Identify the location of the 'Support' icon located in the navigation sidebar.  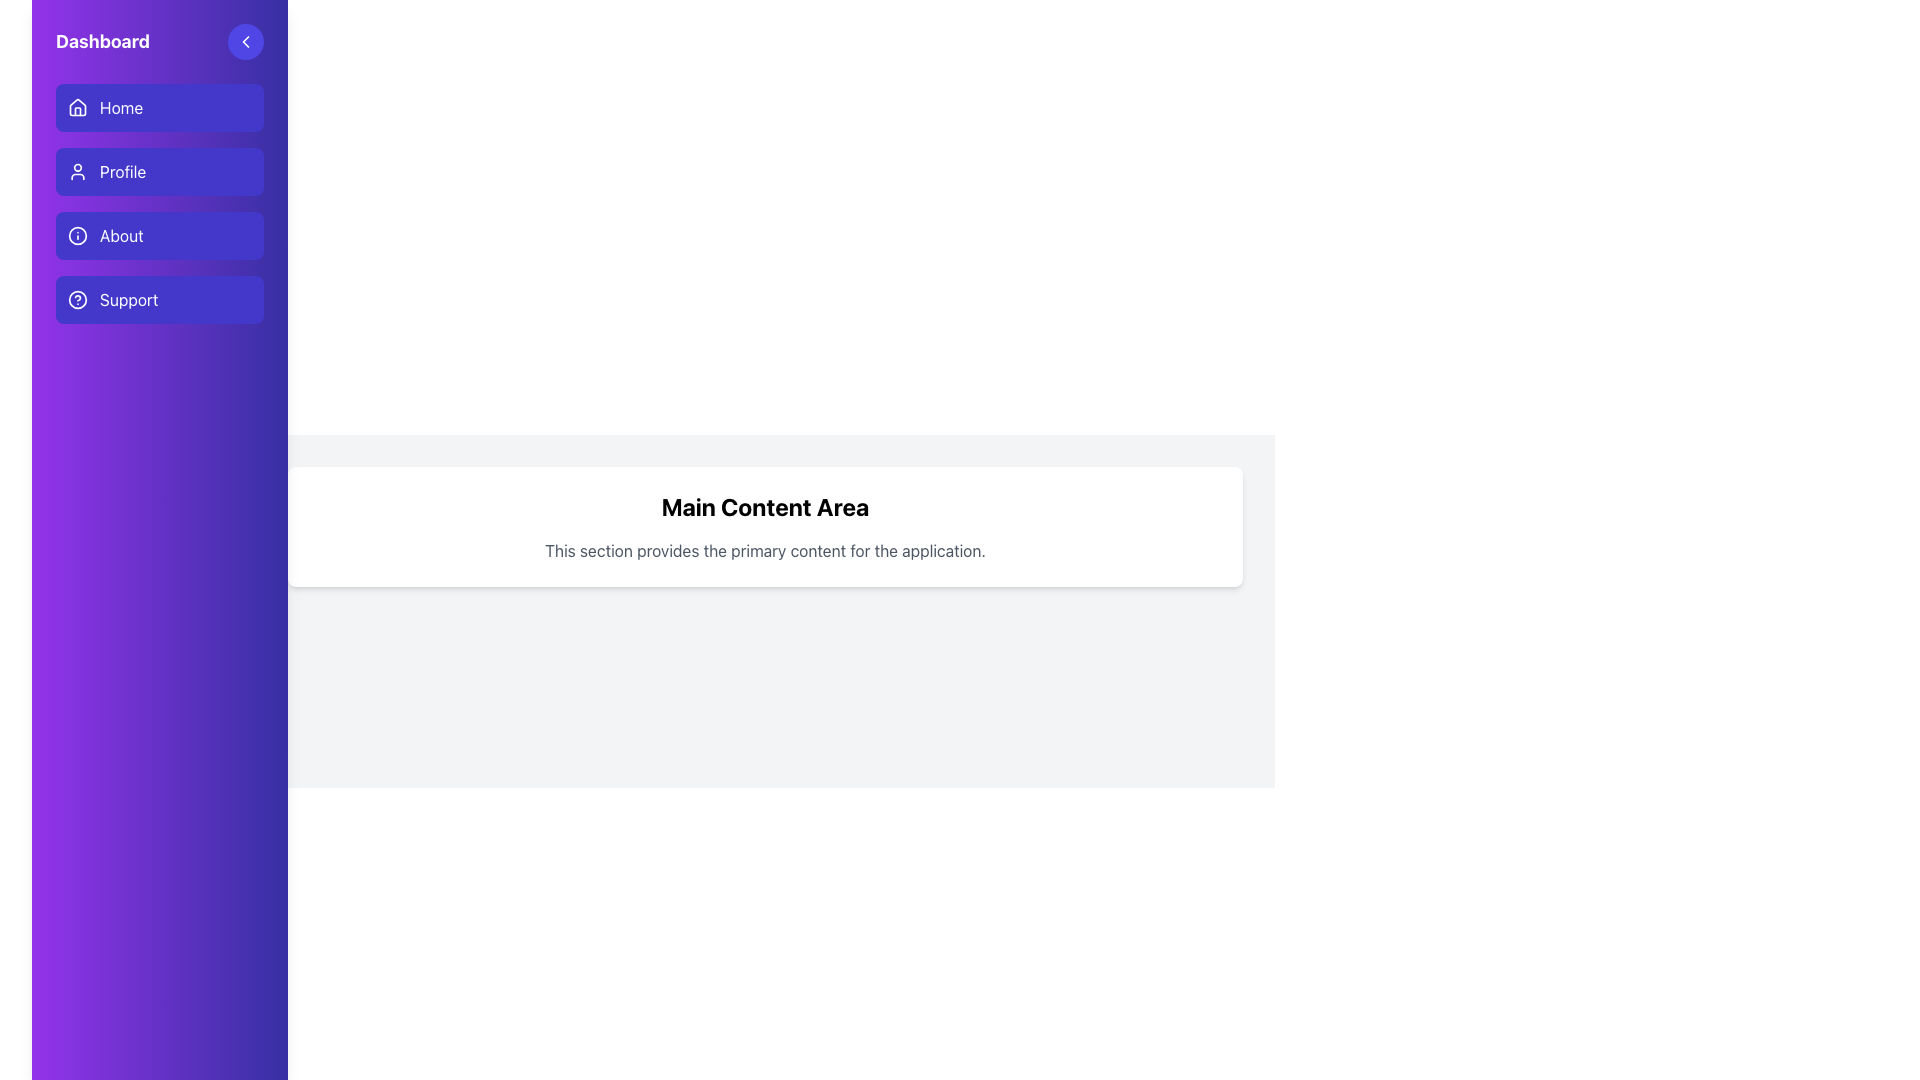
(77, 300).